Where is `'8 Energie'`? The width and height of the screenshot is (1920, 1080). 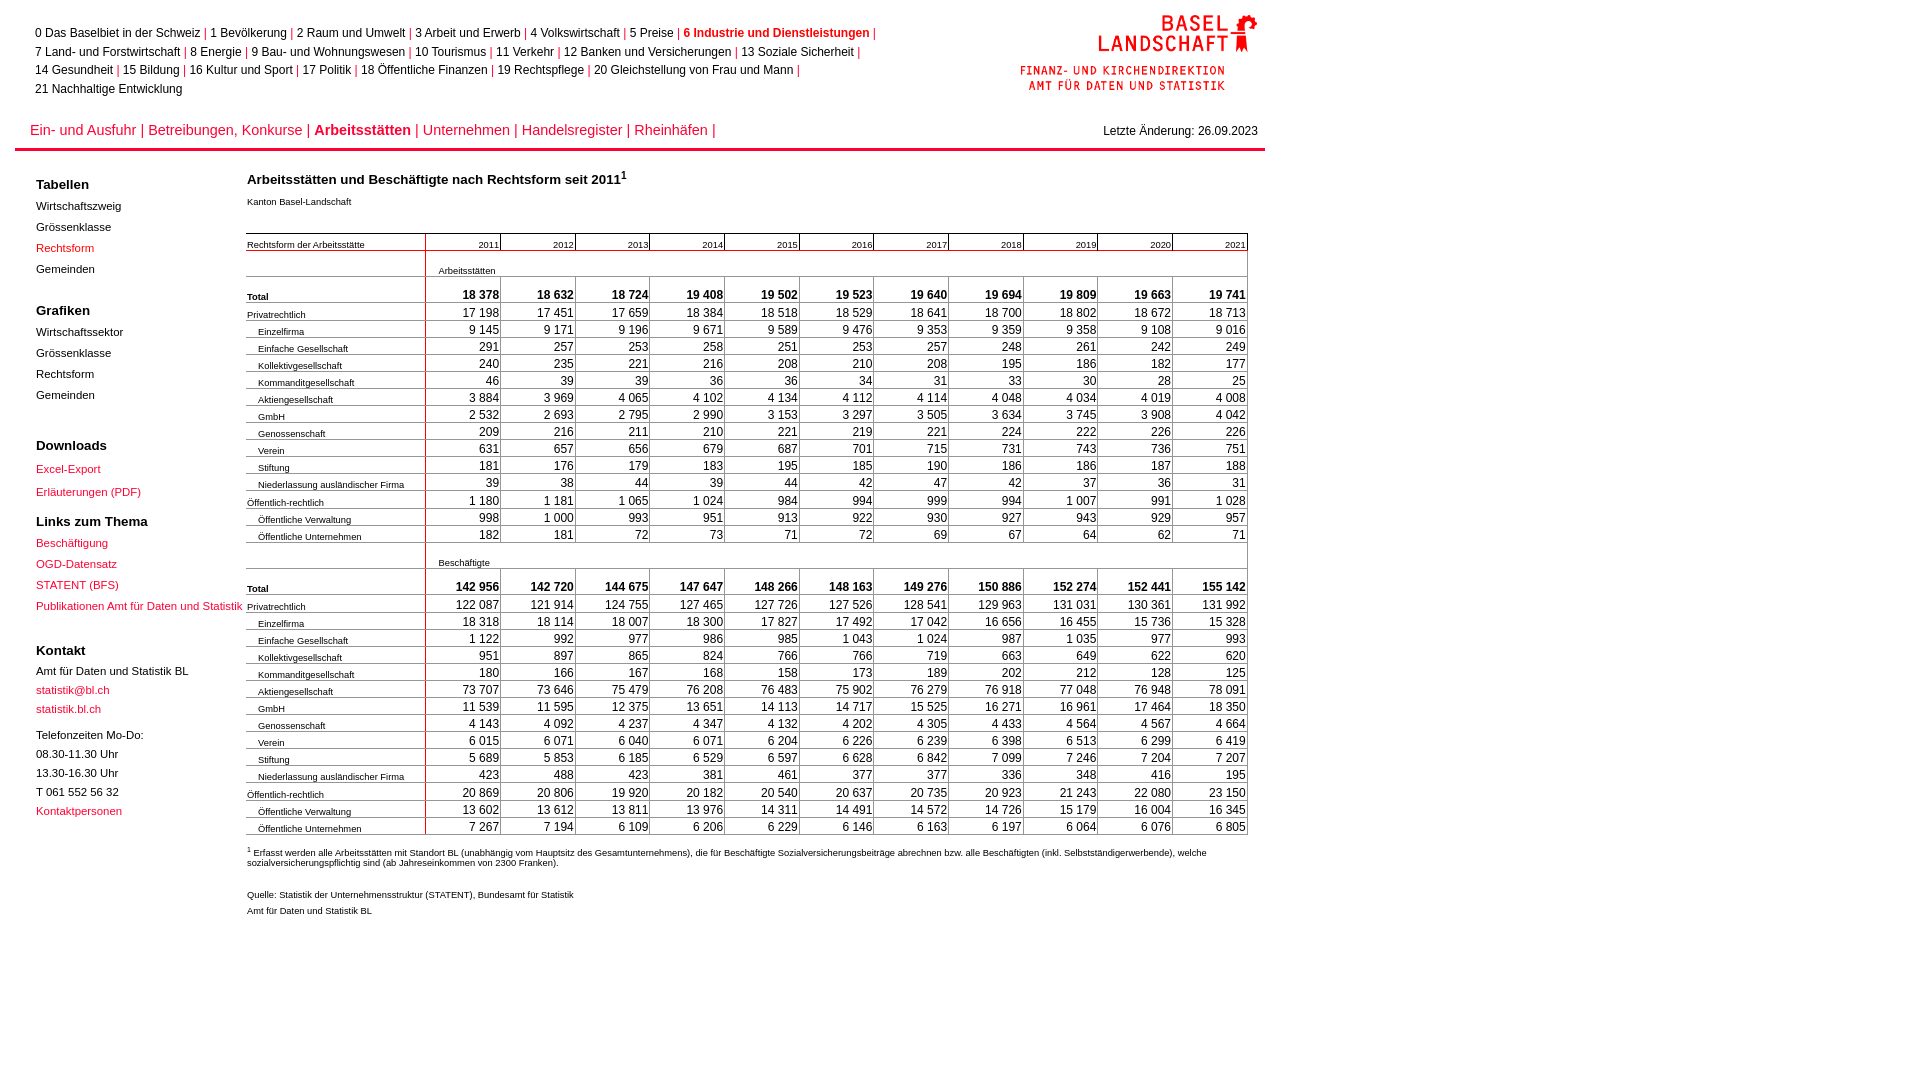 '8 Energie' is located at coordinates (215, 50).